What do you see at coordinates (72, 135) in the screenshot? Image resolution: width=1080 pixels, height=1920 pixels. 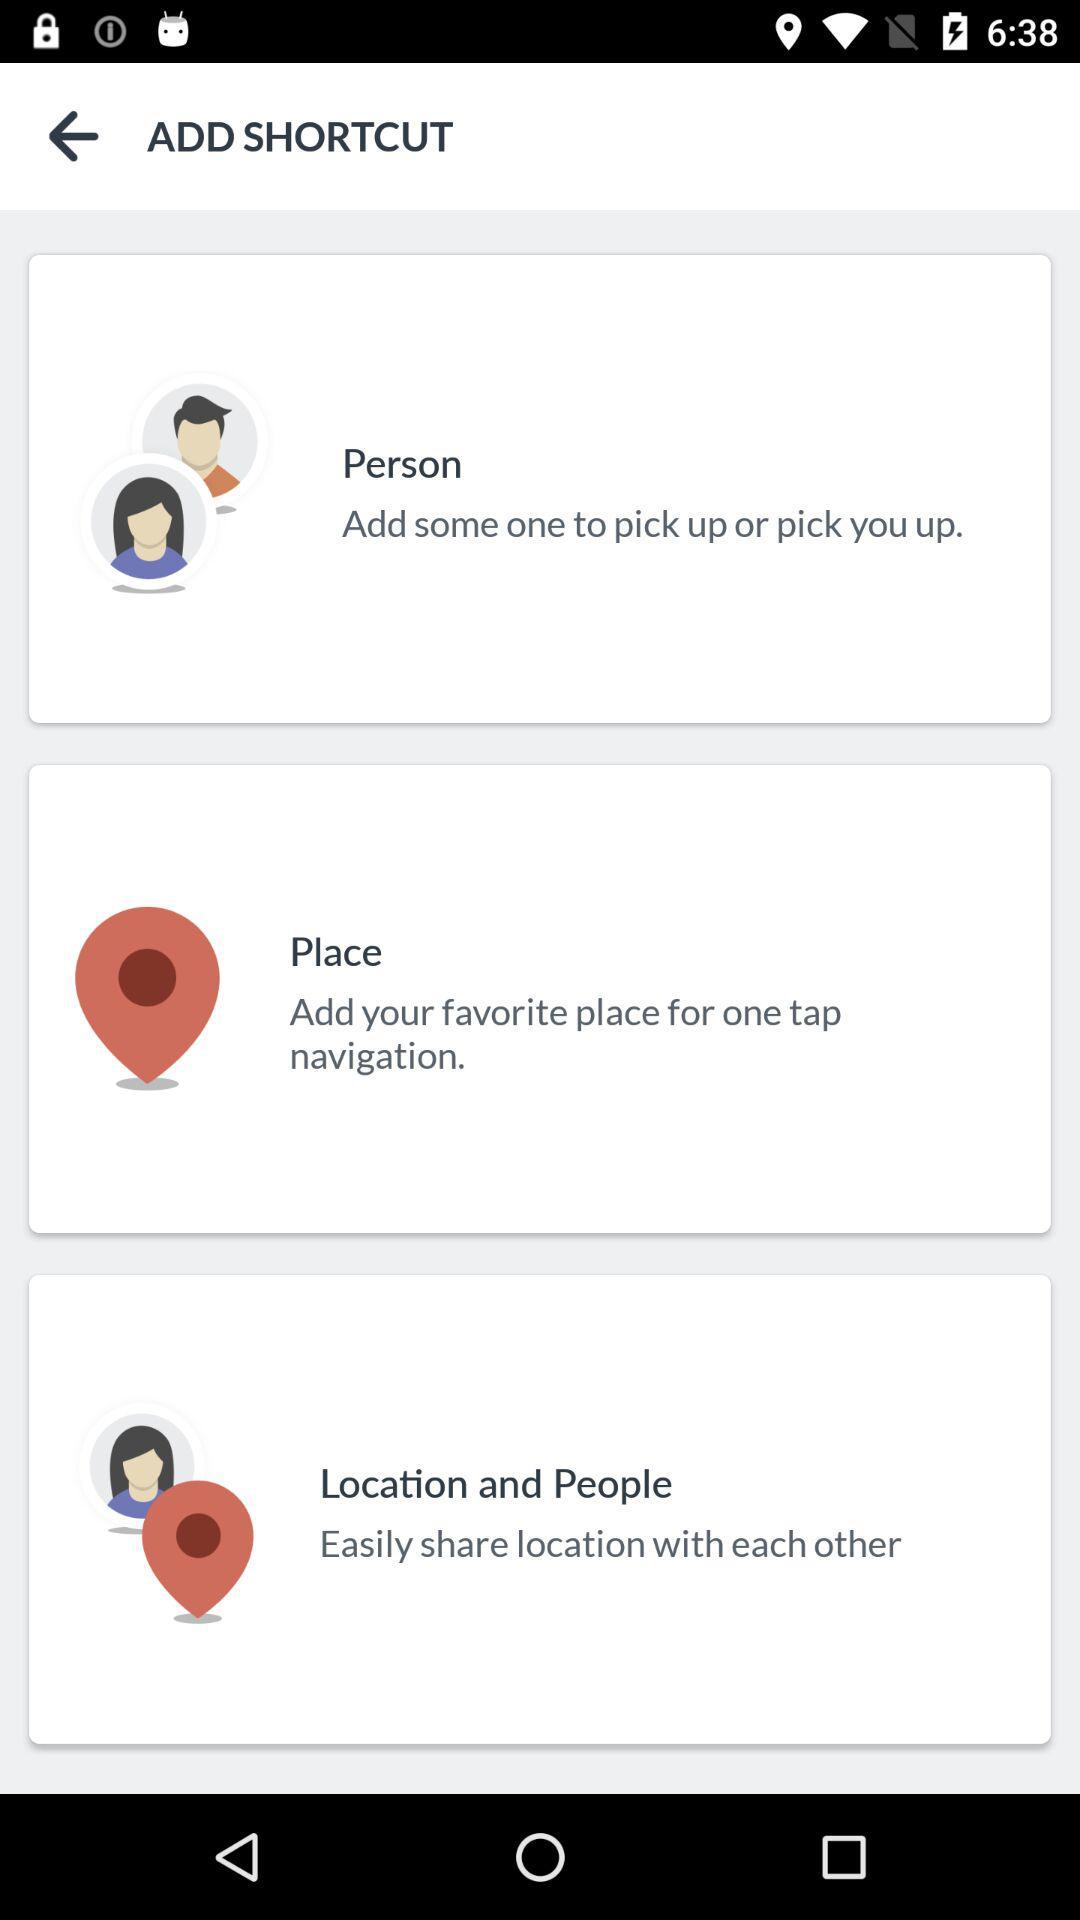 I see `back to previous page` at bounding box center [72, 135].